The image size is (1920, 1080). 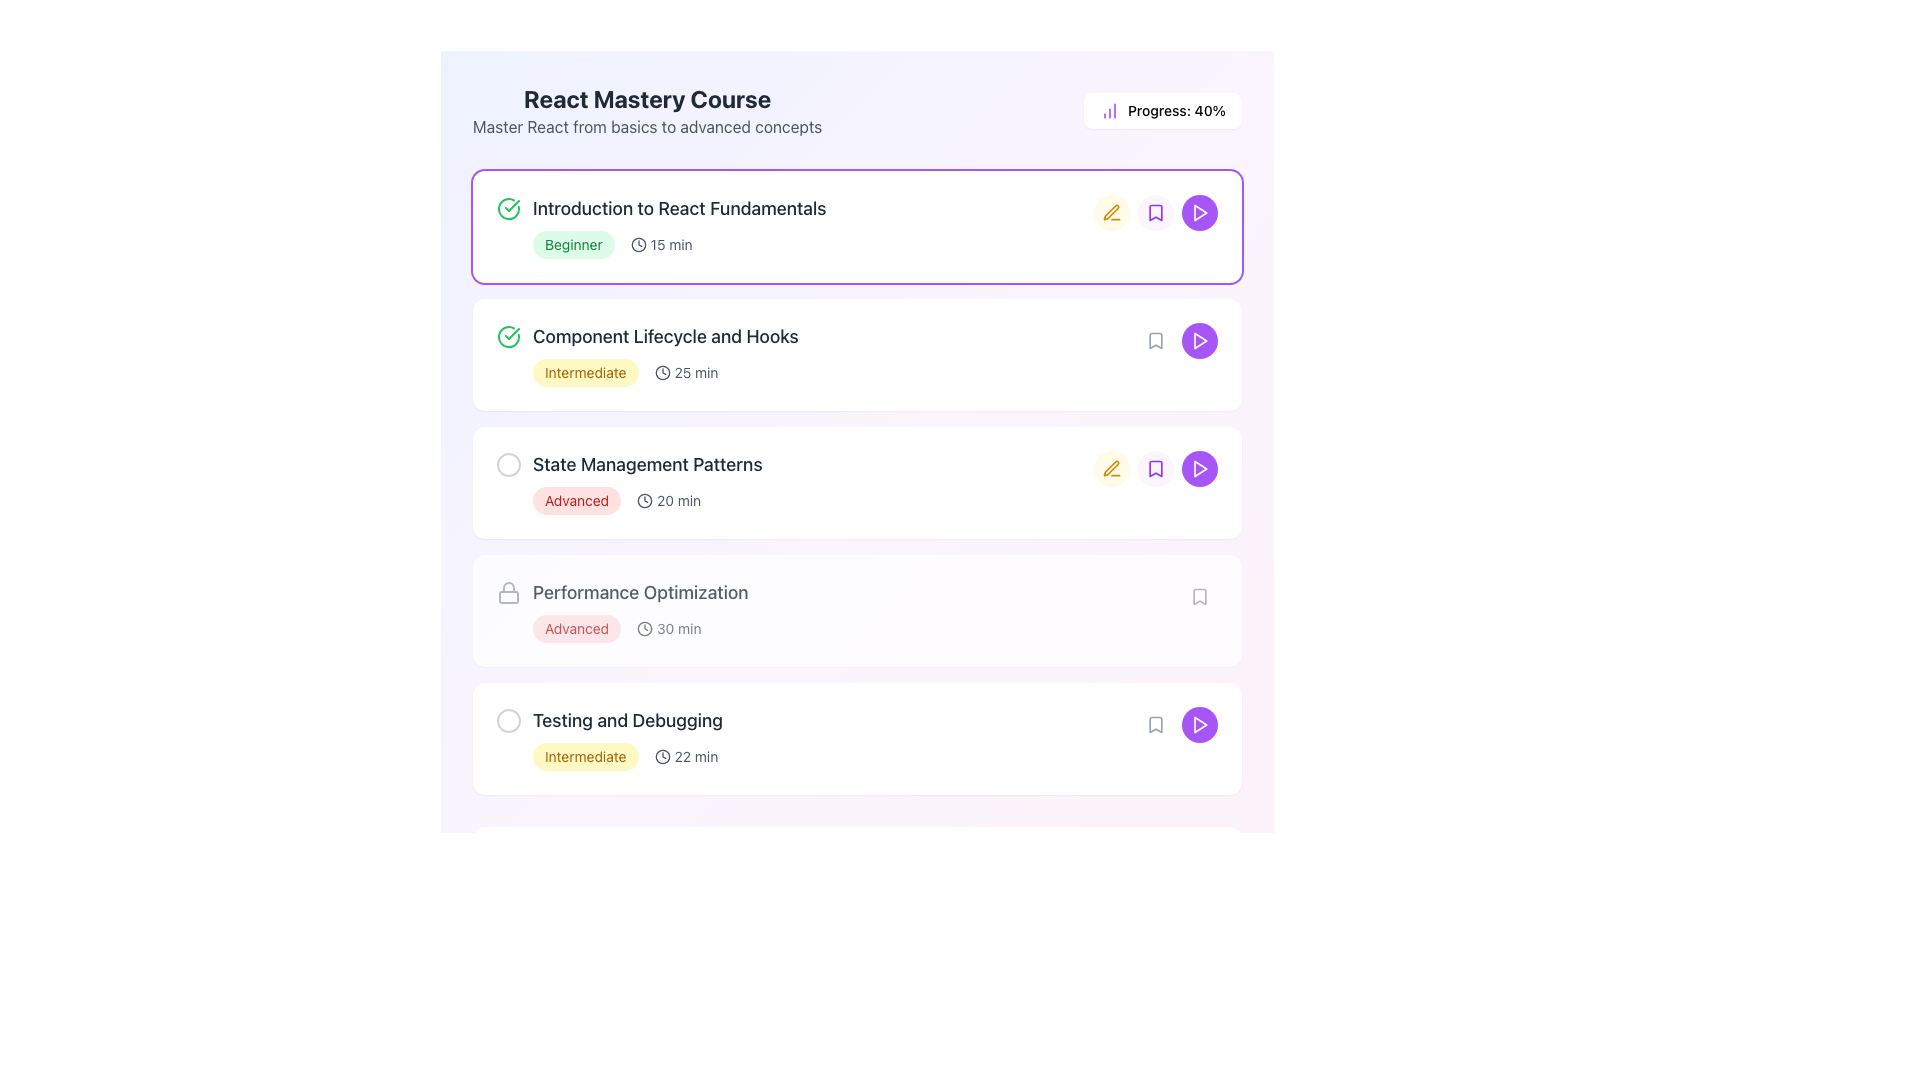 What do you see at coordinates (1156, 339) in the screenshot?
I see `the bookmark icon located inside the task block labeled 'Component Lifecycle and Hooks', positioned to the right of the edit pencil icon and to the left of the play button` at bounding box center [1156, 339].